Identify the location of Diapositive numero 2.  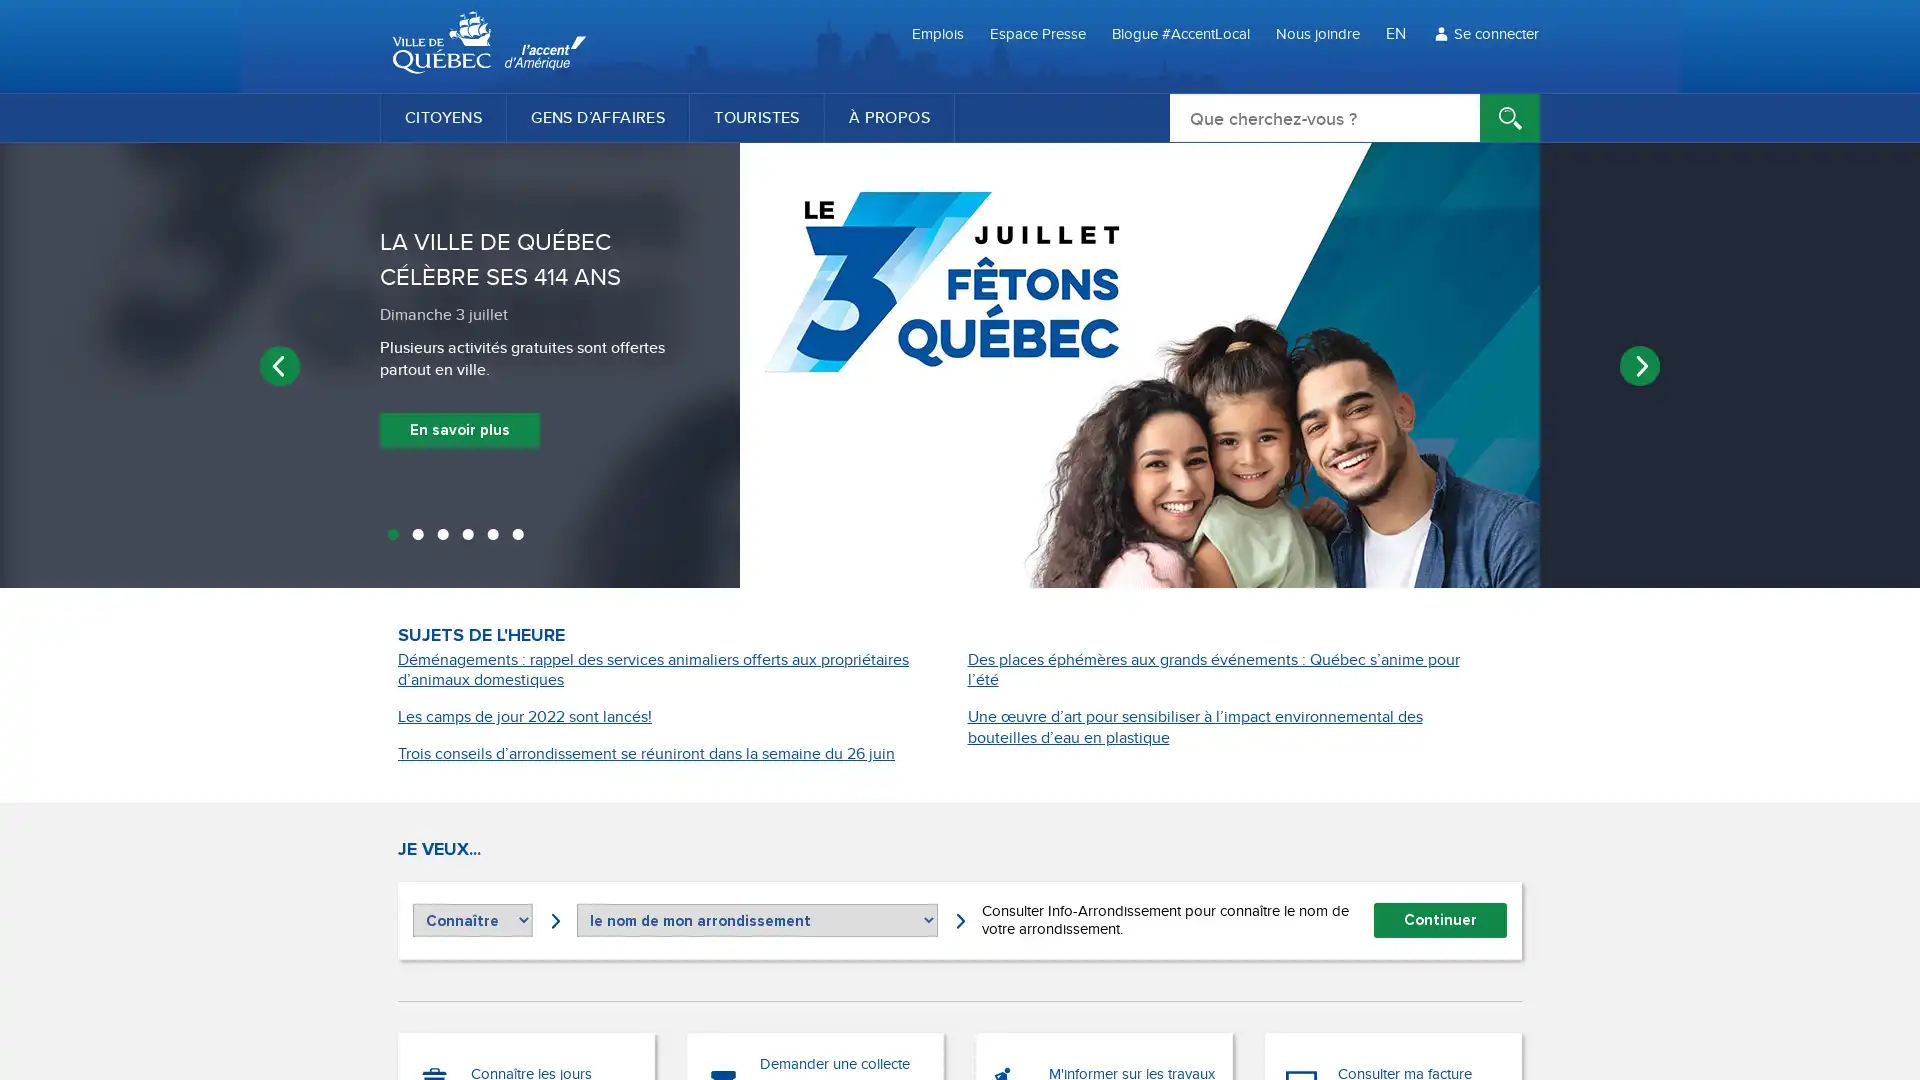
(416, 535).